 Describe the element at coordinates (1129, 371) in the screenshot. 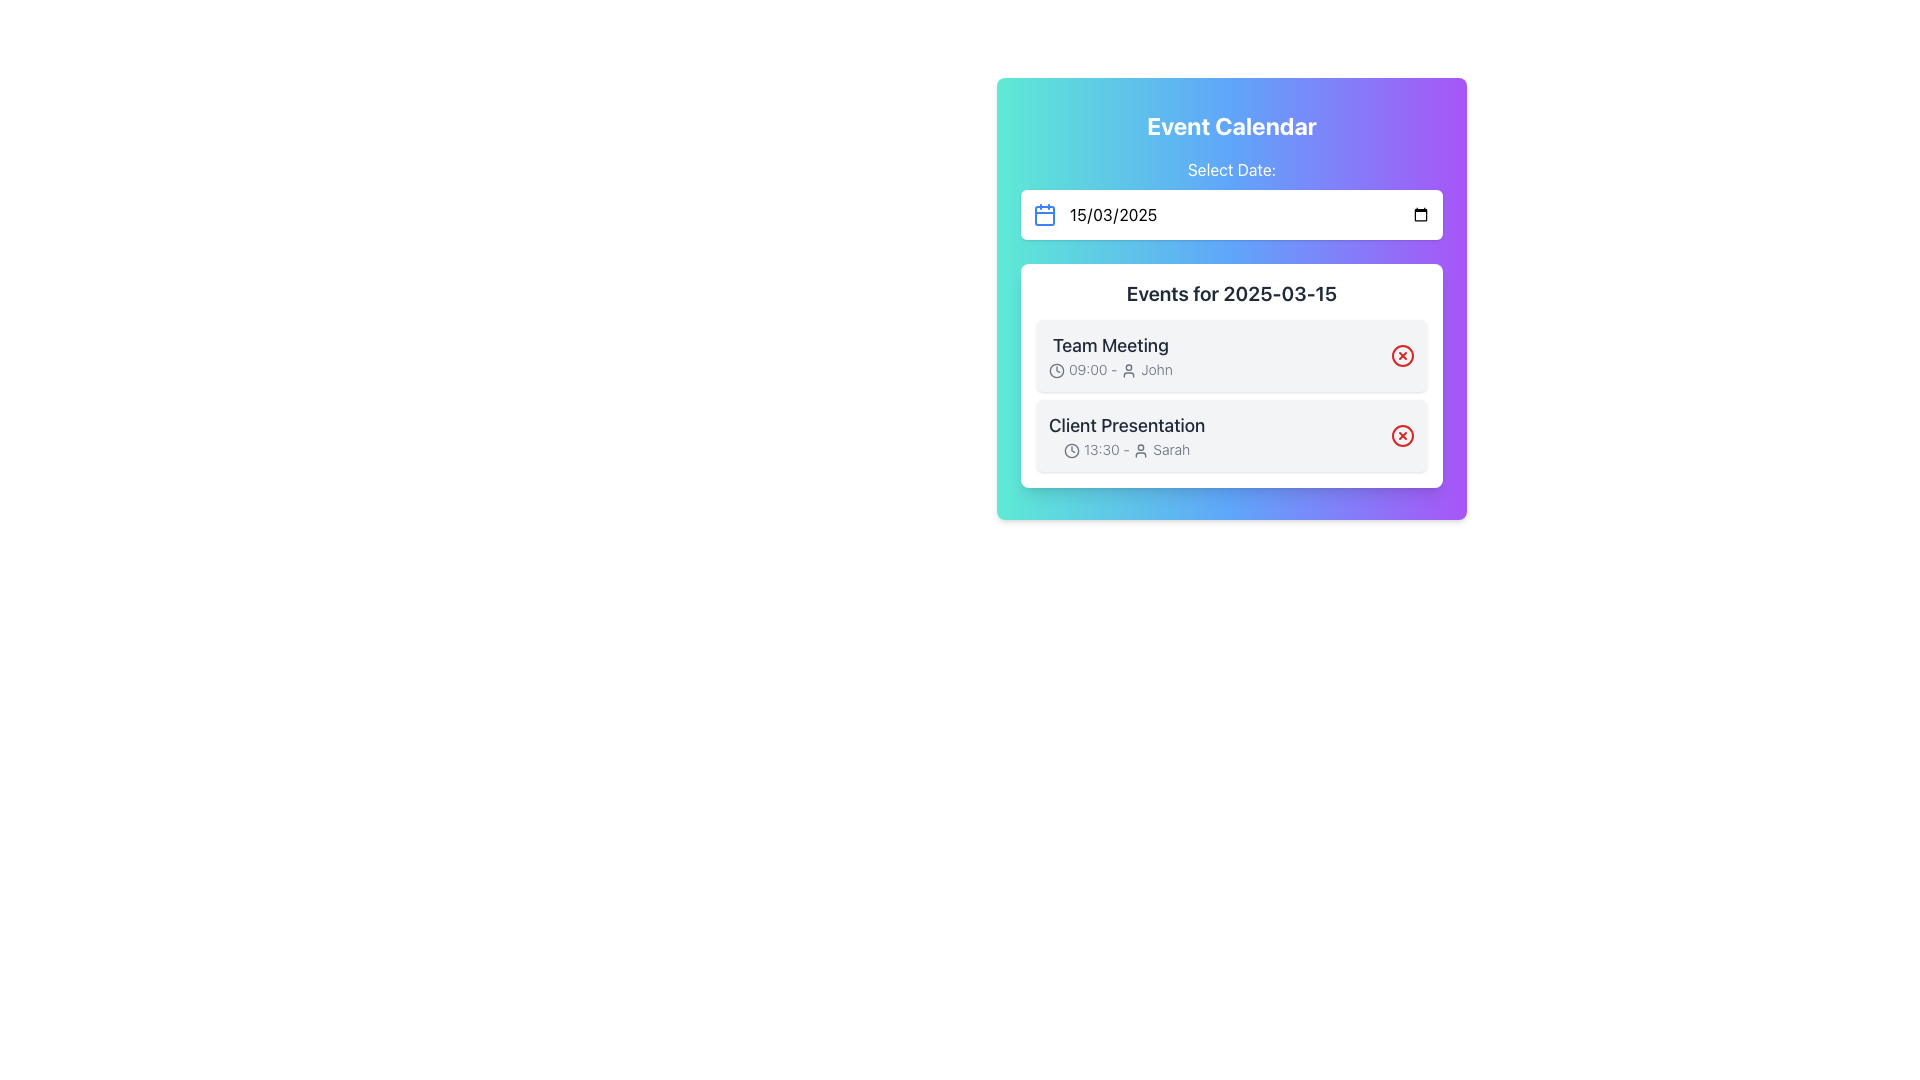

I see `the user icon representing '09:00 - John', which is a minimalistic gray outline of a user's bust and head, located adjacent to the text in the event information for 'Team Meeting'` at that location.